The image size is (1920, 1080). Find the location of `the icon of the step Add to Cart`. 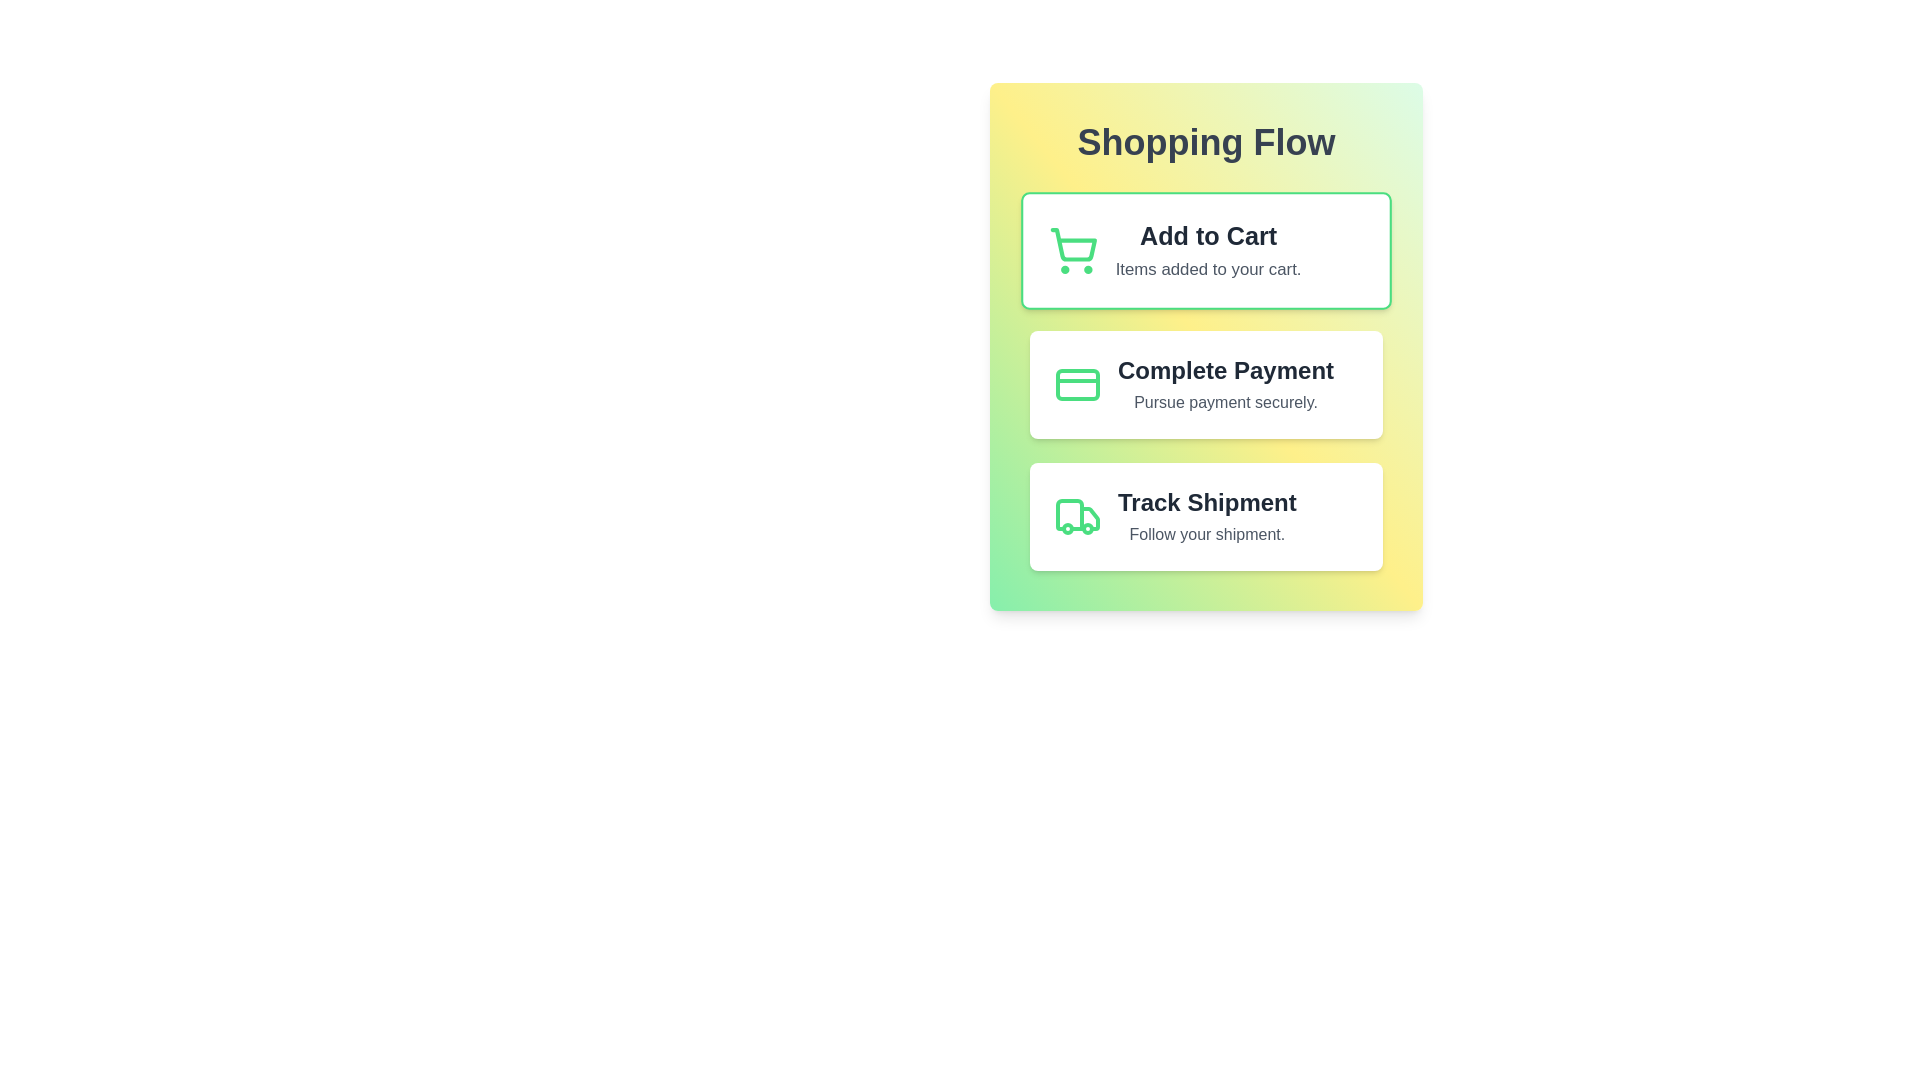

the icon of the step Add to Cart is located at coordinates (1072, 249).